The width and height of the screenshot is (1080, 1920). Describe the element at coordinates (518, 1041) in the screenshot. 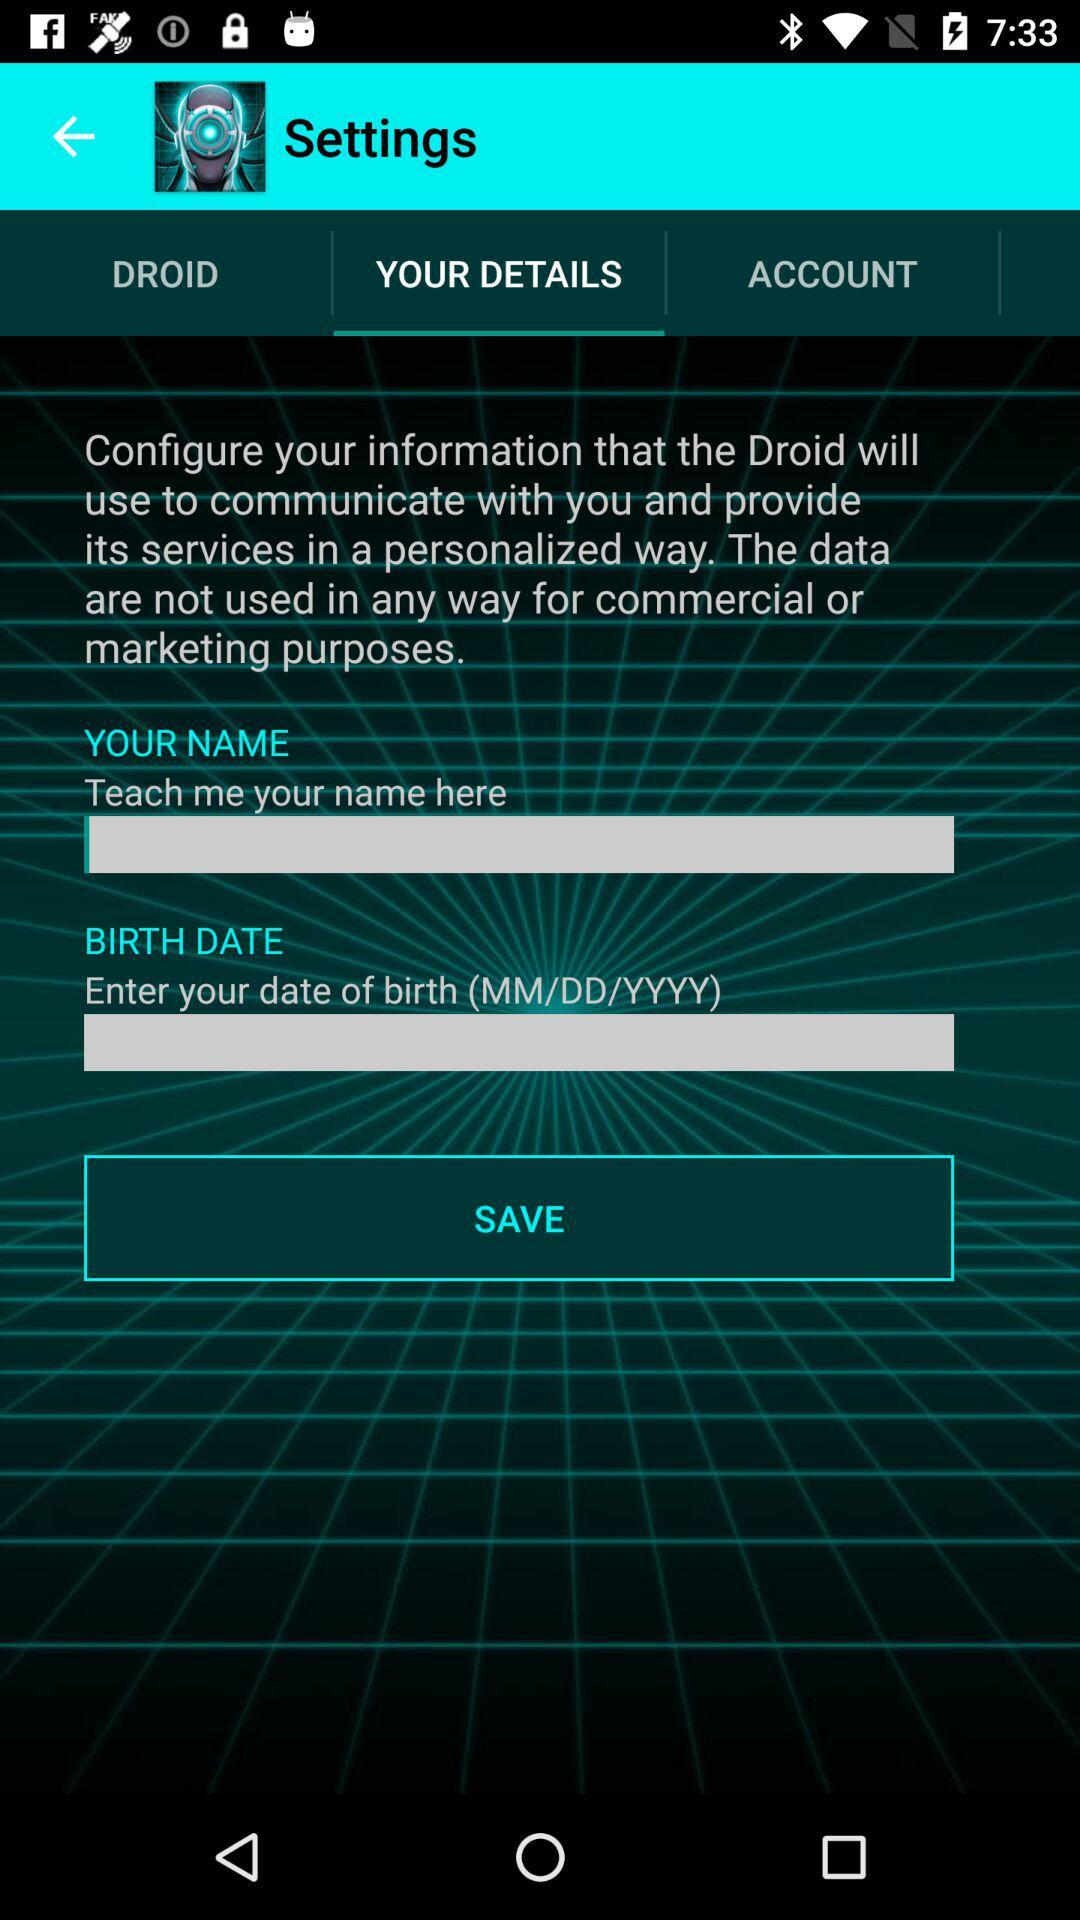

I see `the date of birth details` at that location.